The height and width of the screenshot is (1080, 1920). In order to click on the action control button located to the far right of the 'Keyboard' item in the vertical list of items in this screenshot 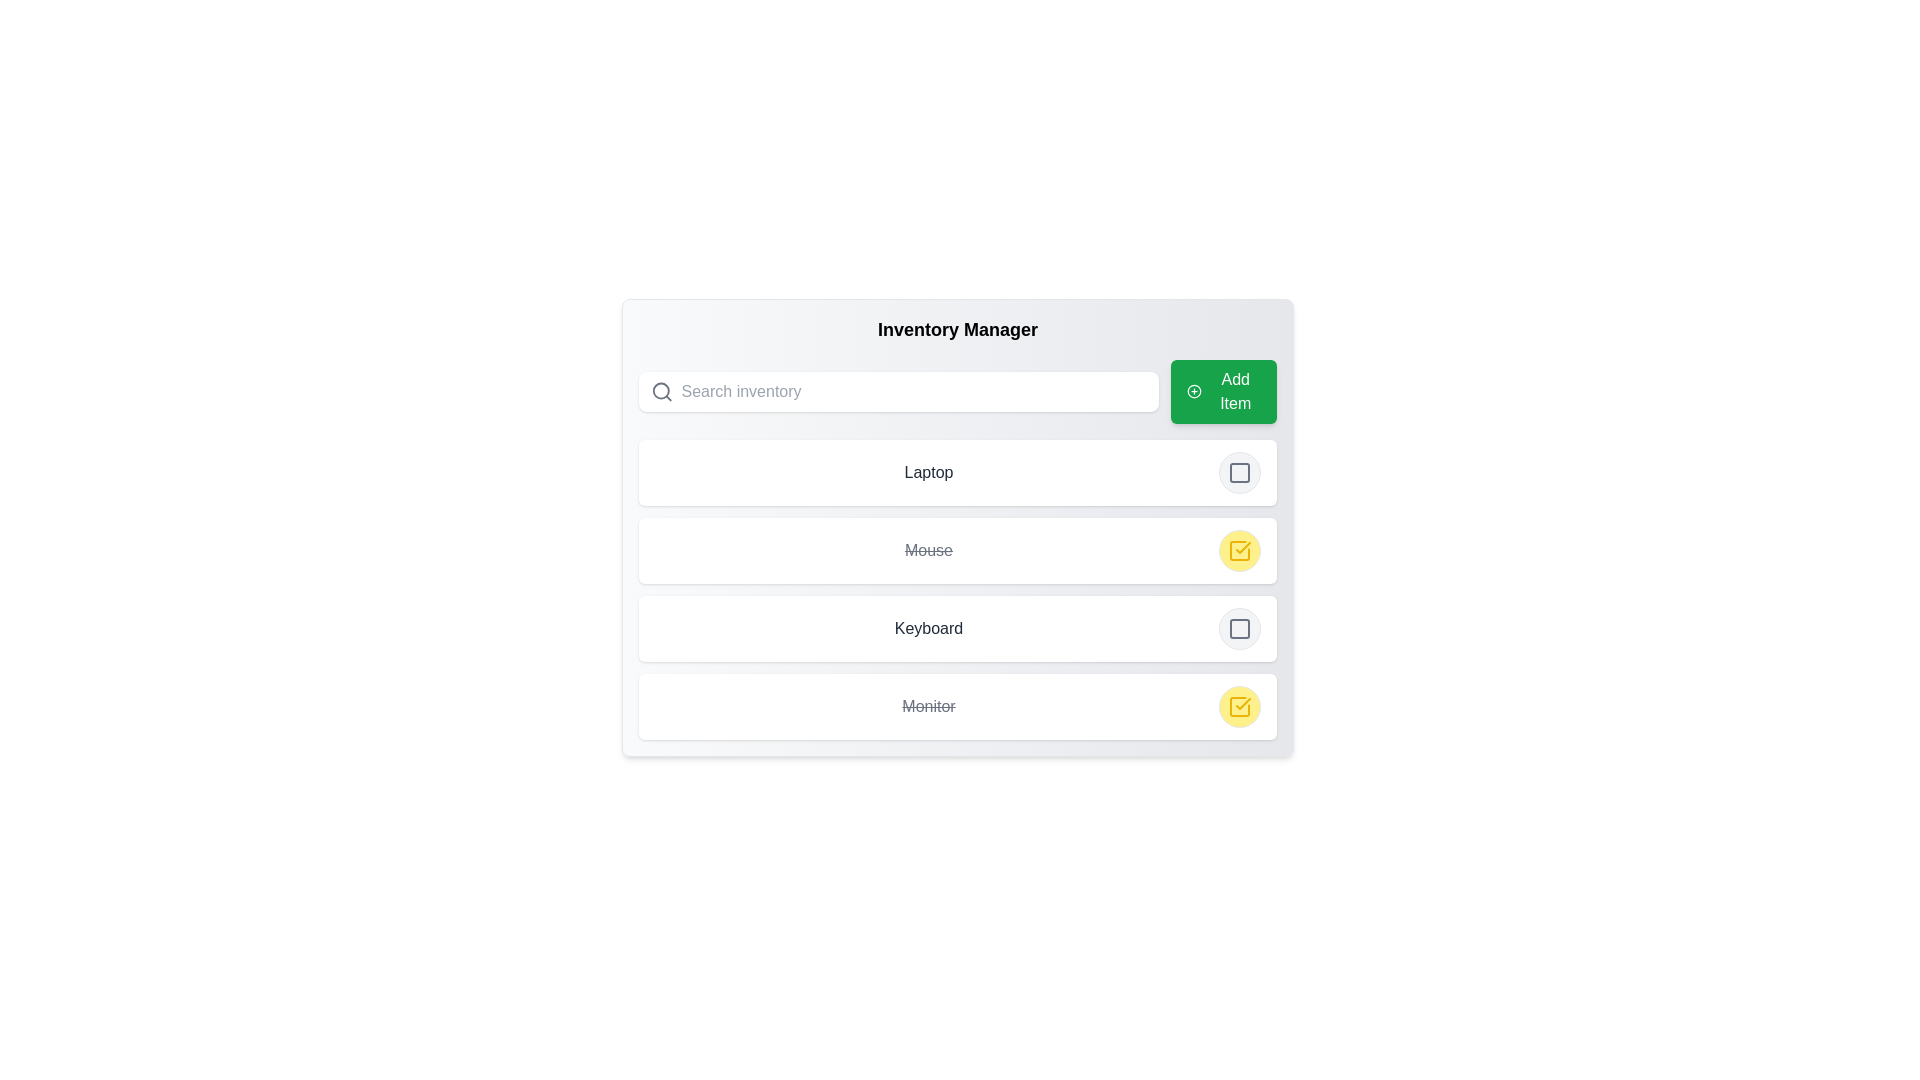, I will do `click(1238, 627)`.